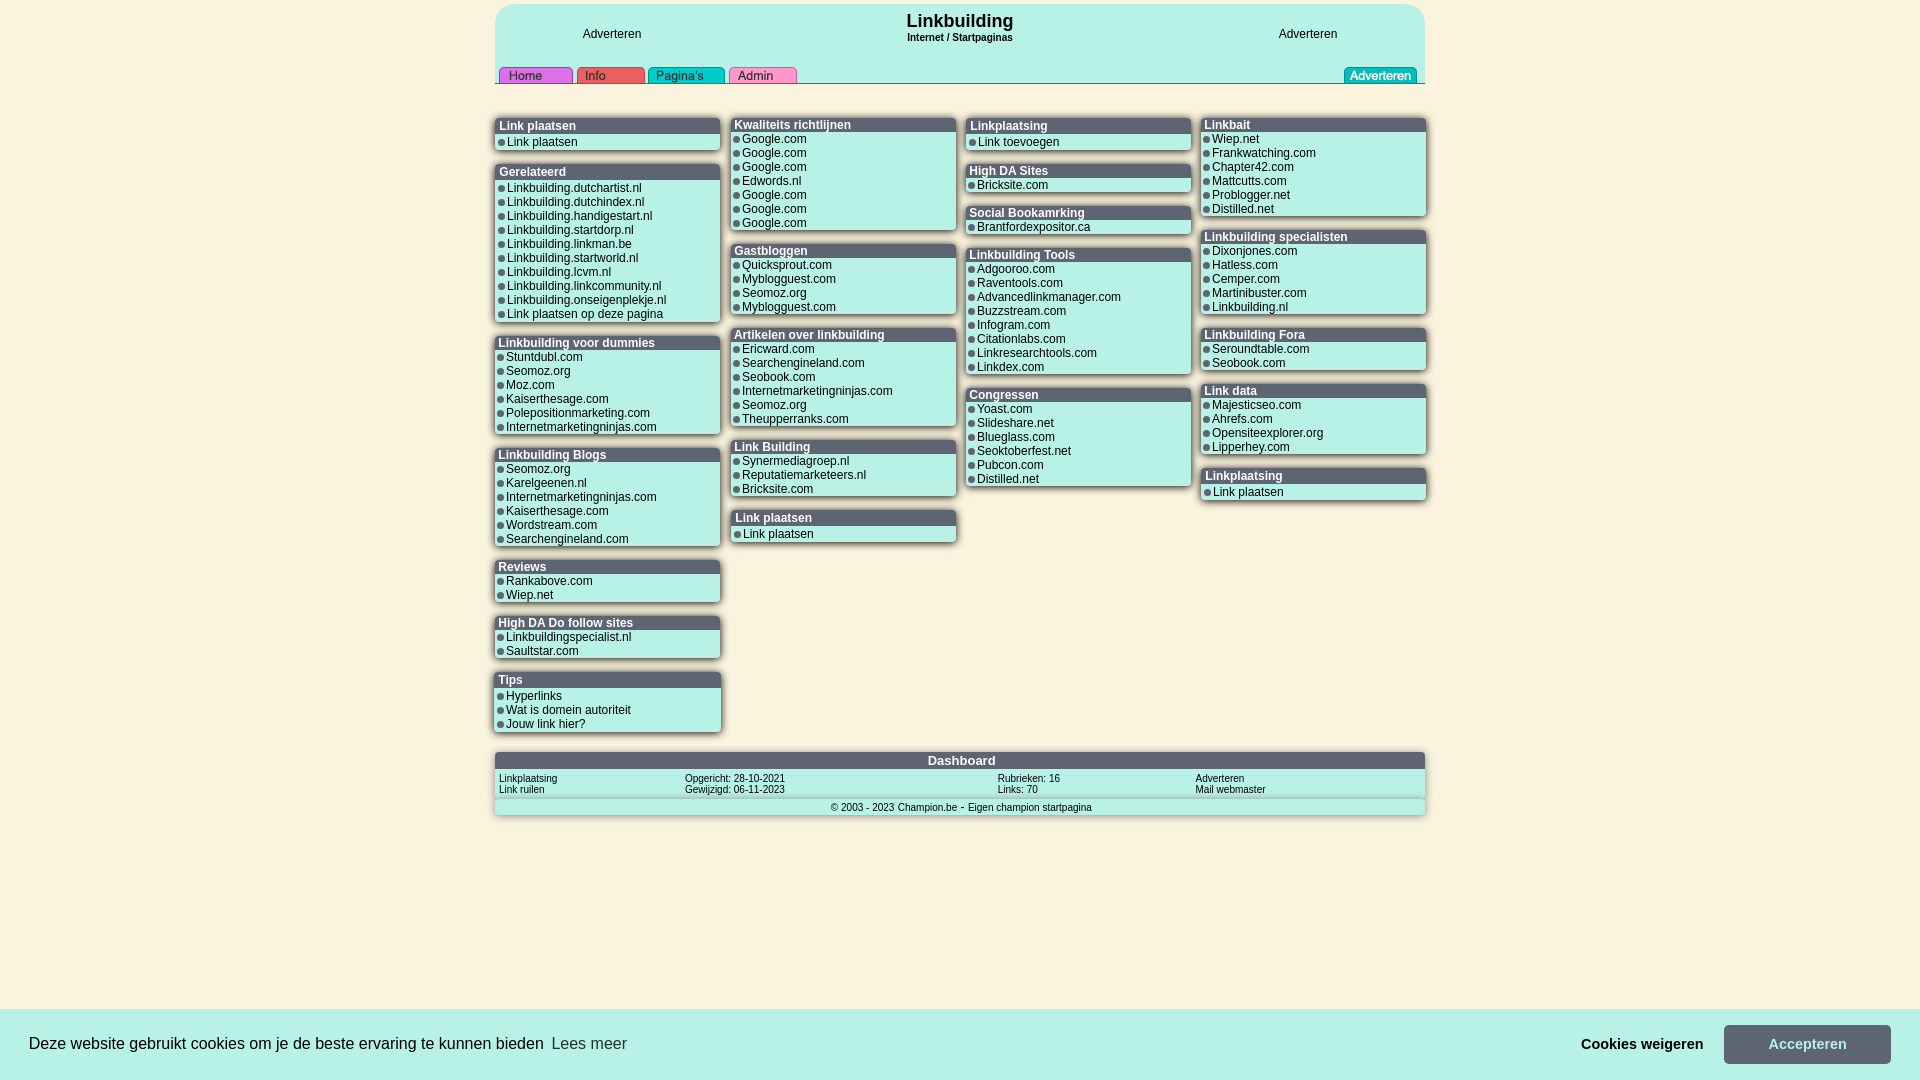  Describe the element at coordinates (505, 651) in the screenshot. I see `'Saultstar.com'` at that location.